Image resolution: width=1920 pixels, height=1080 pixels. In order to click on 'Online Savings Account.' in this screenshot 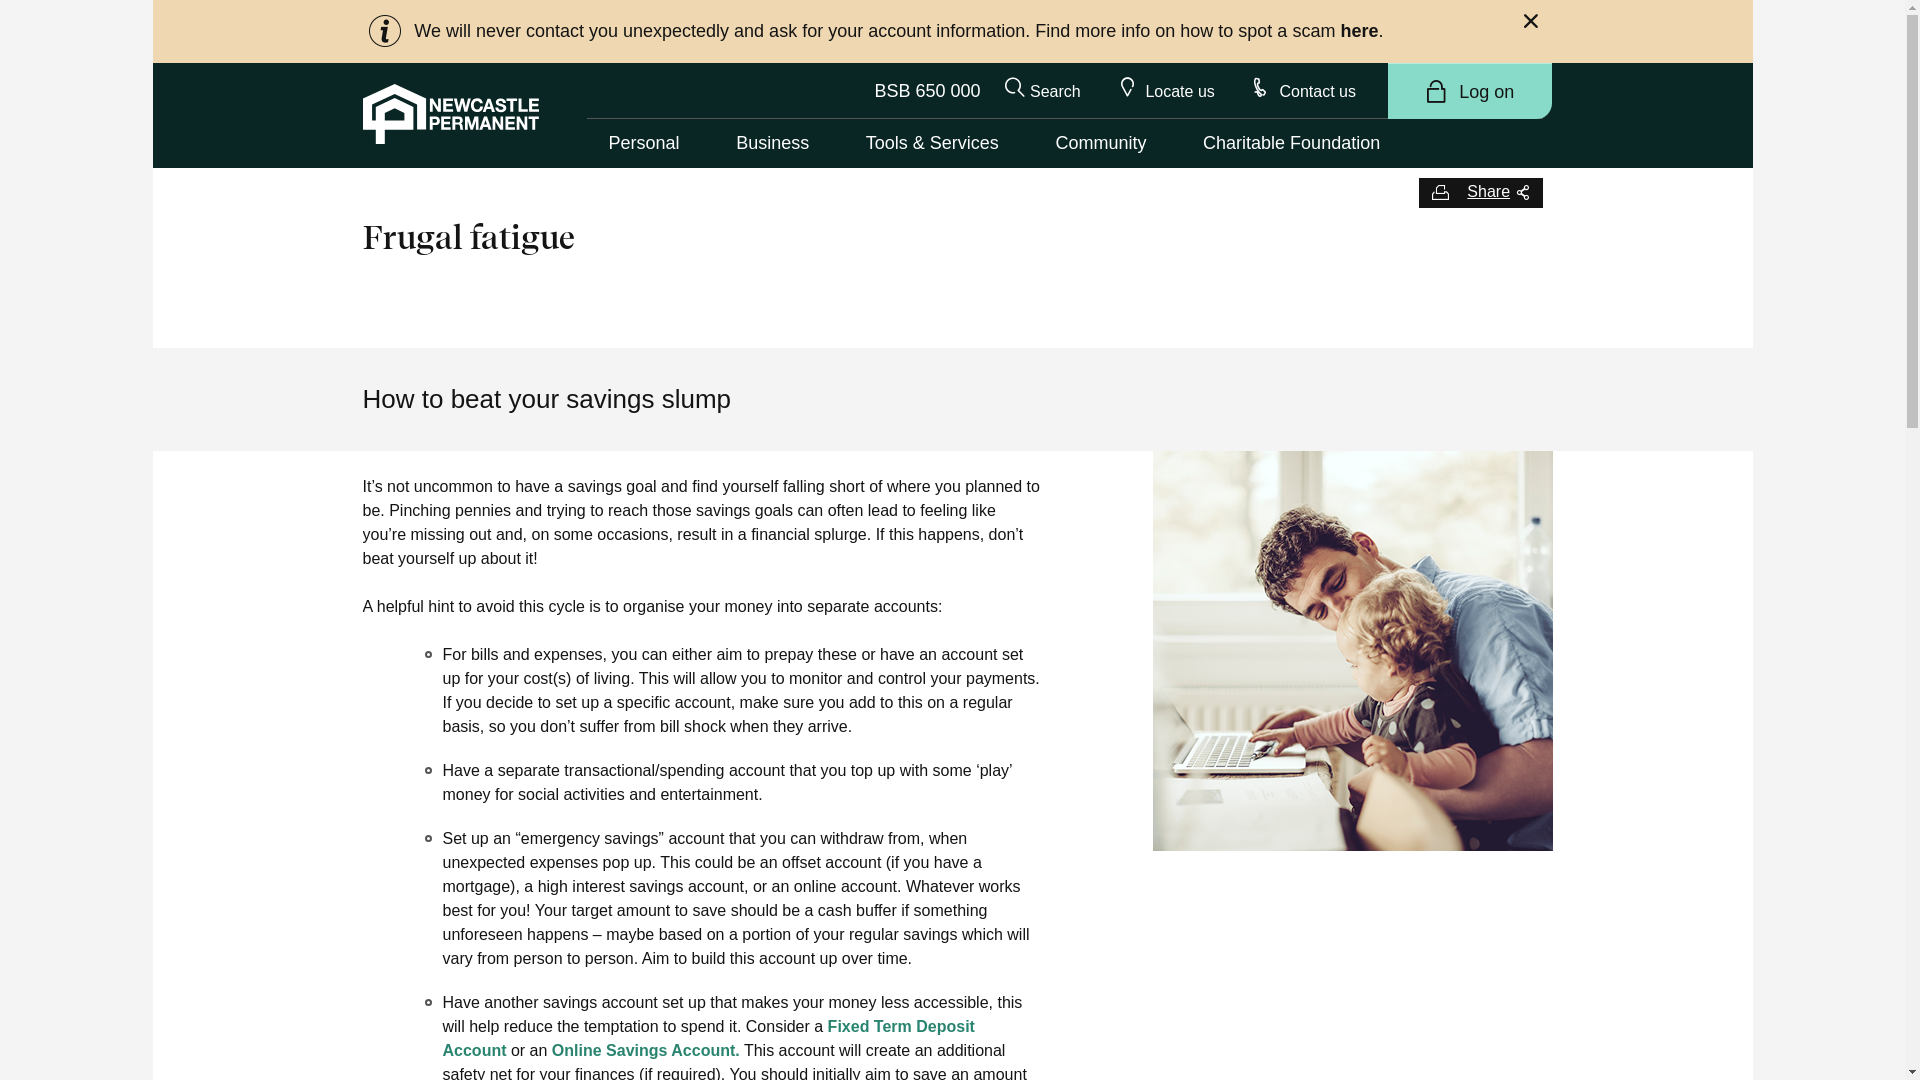, I will do `click(646, 1049)`.